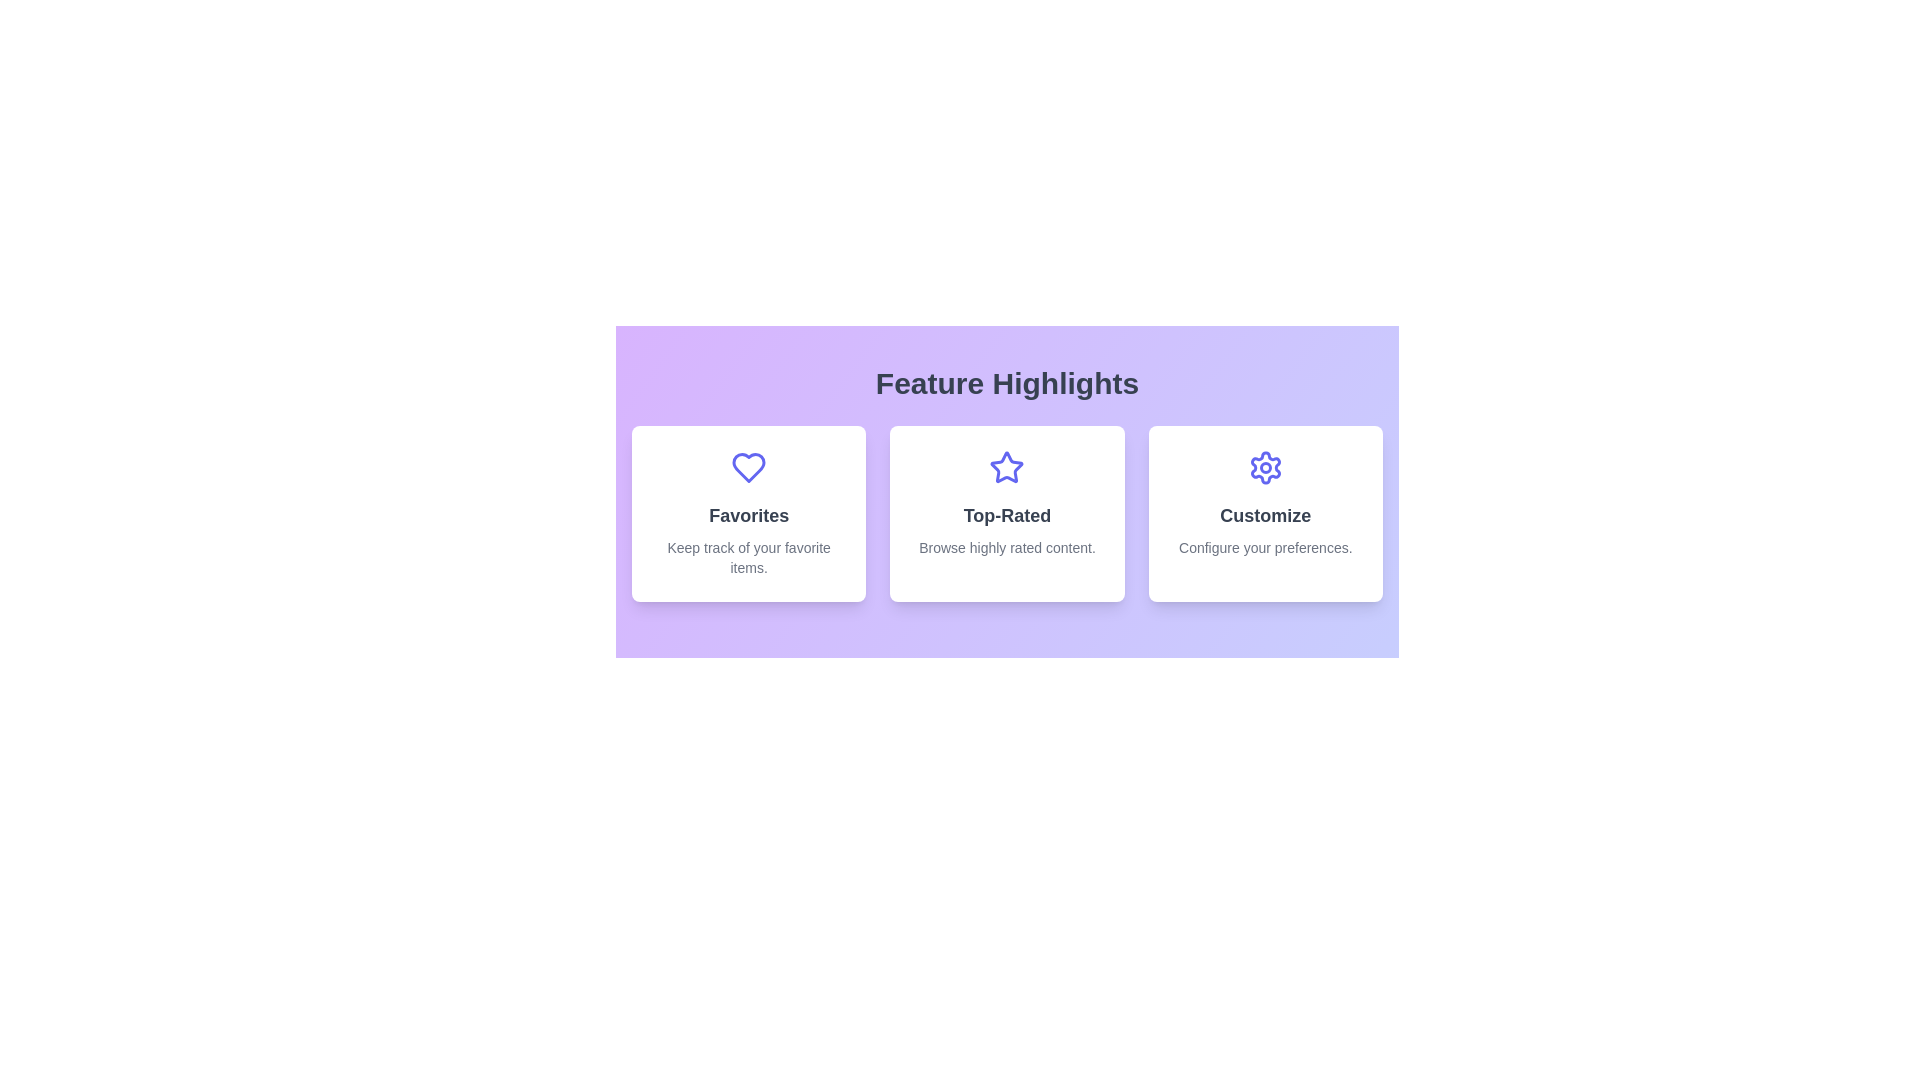 This screenshot has width=1920, height=1080. What do you see at coordinates (1007, 515) in the screenshot?
I see `the 'Top-Rated' text label located in the middle card, which serves as a title or header for the content` at bounding box center [1007, 515].